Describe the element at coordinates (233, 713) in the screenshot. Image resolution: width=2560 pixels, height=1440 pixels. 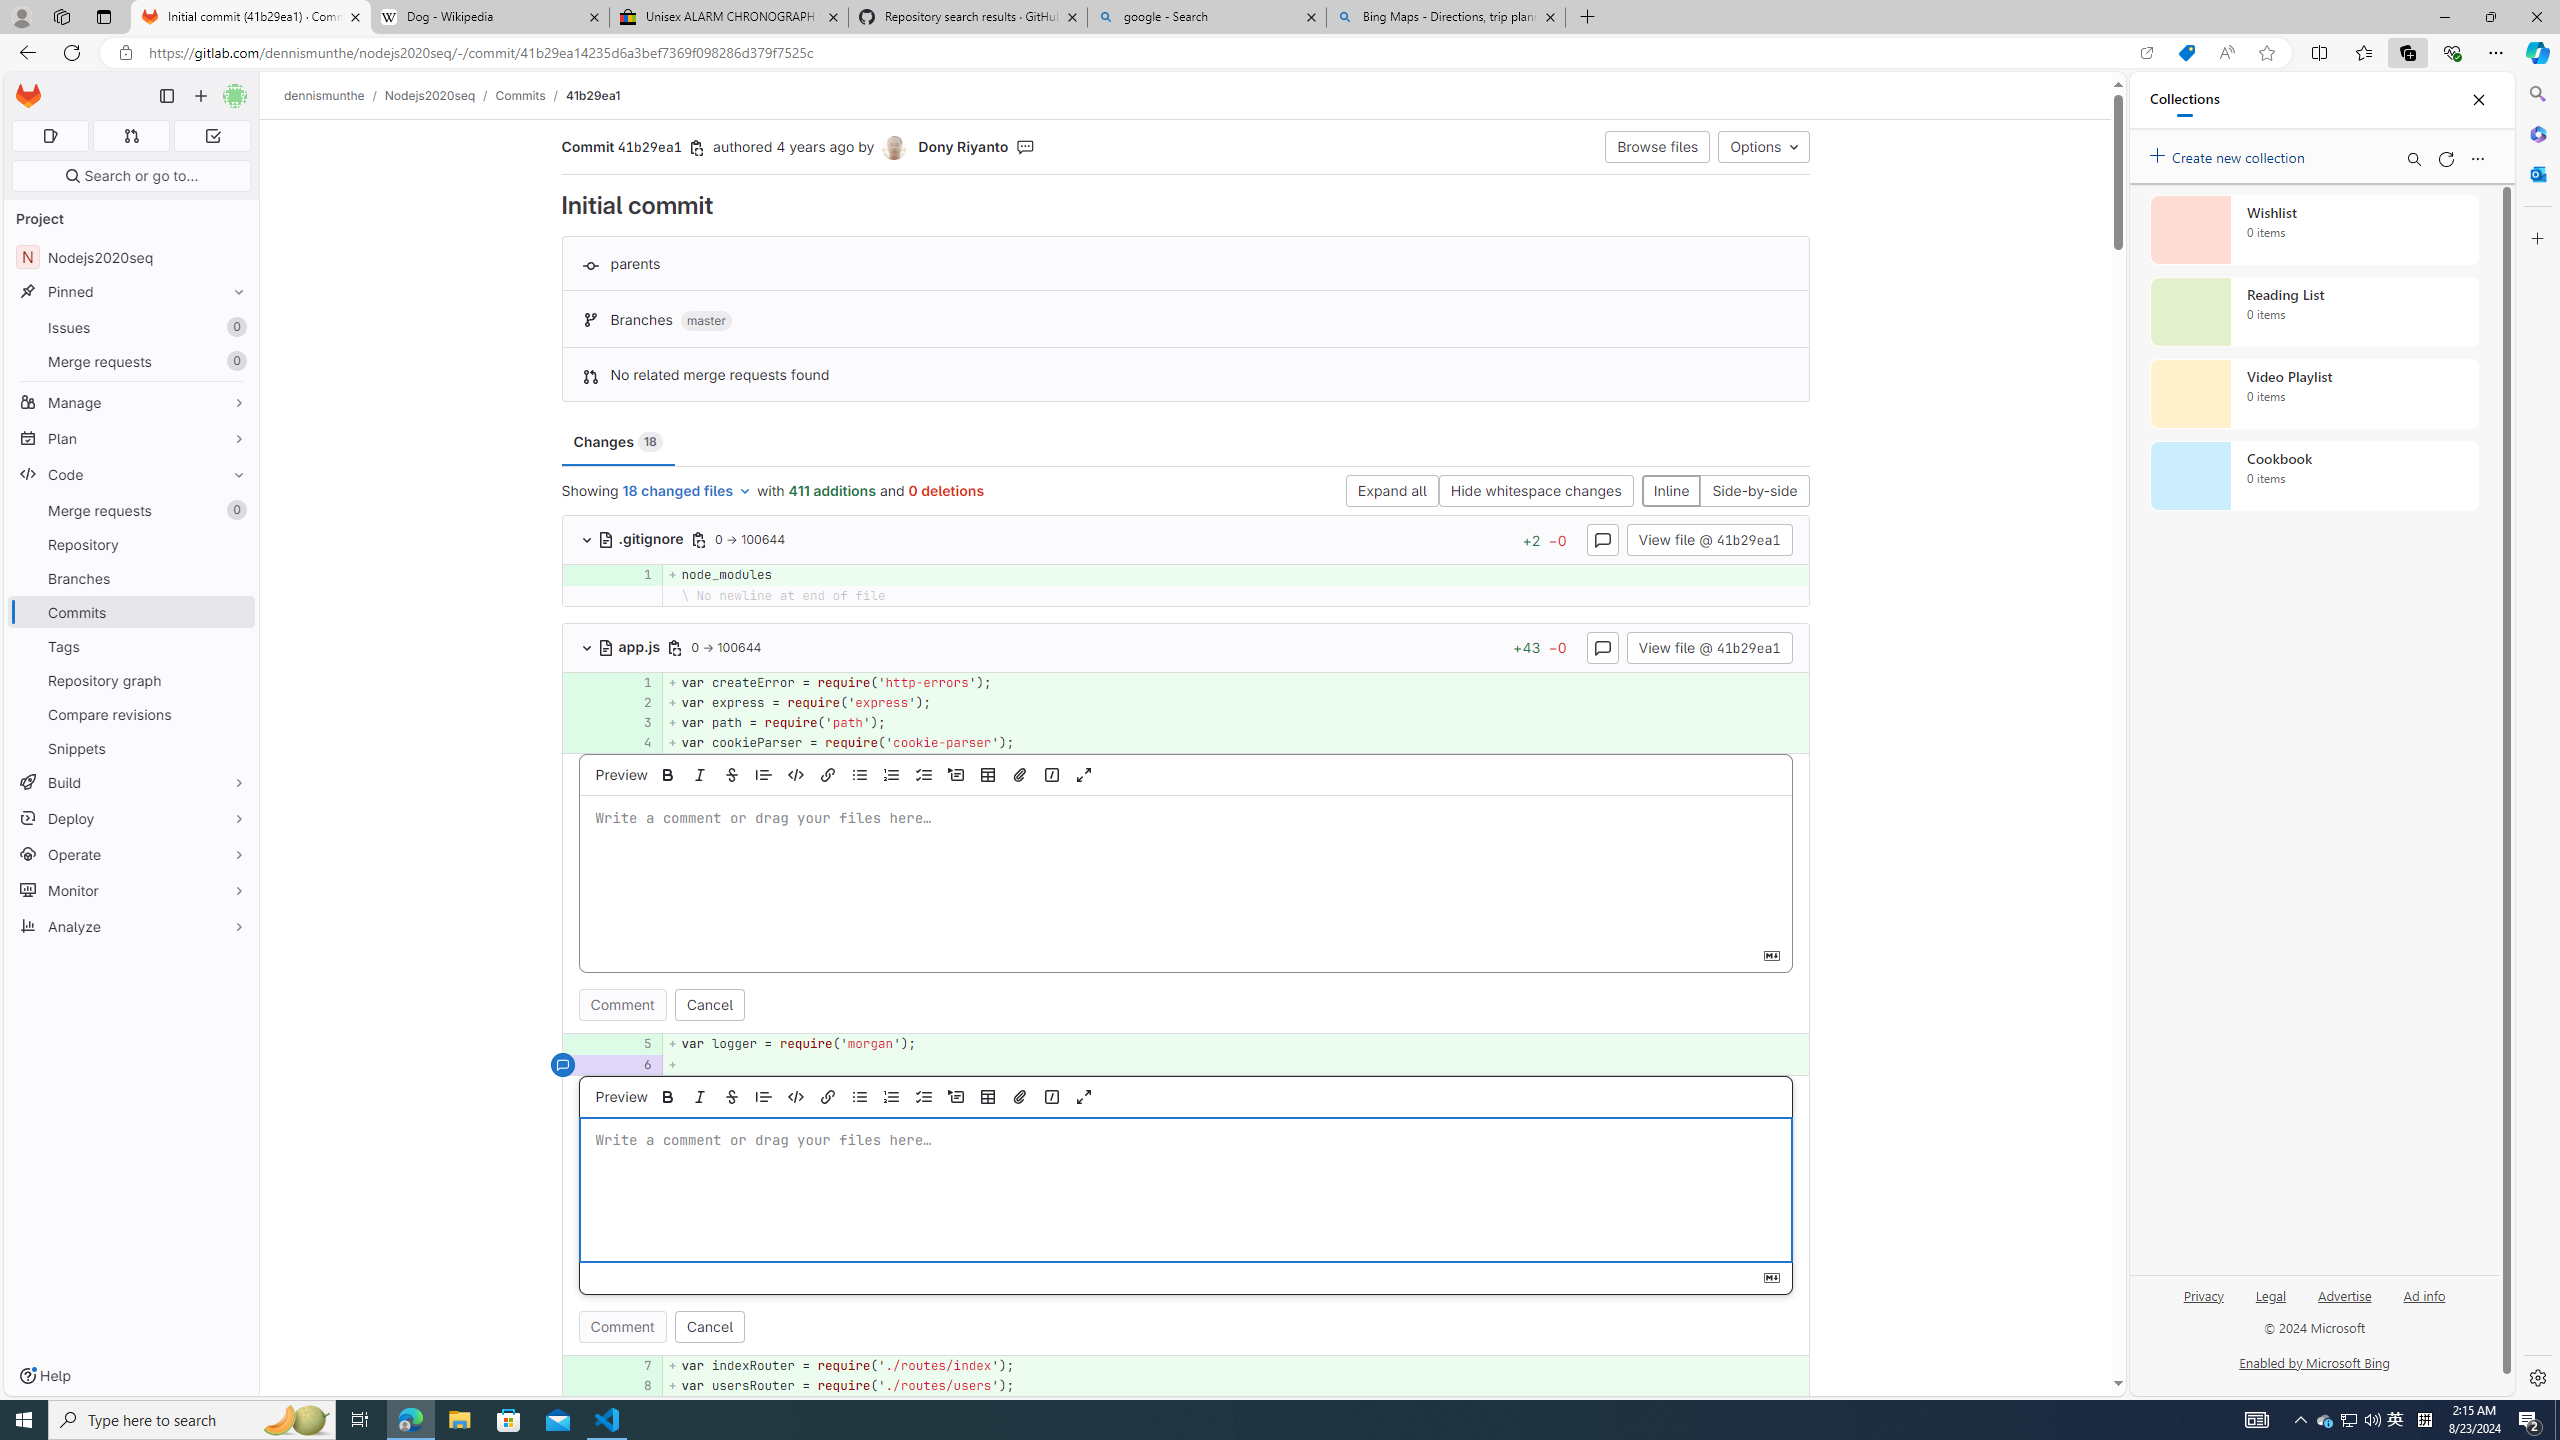
I see `'Pin Compare revisions'` at that location.